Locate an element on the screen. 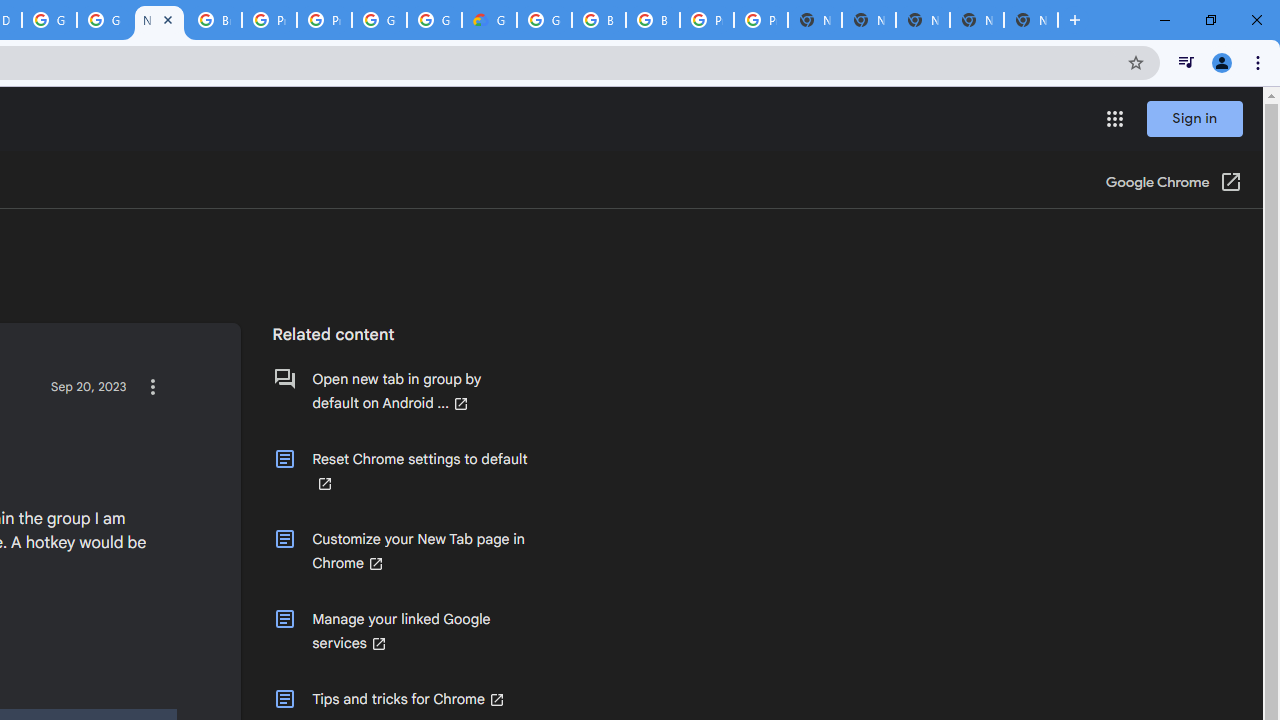  'Google Chrome (Open in a new window)' is located at coordinates (1173, 183).